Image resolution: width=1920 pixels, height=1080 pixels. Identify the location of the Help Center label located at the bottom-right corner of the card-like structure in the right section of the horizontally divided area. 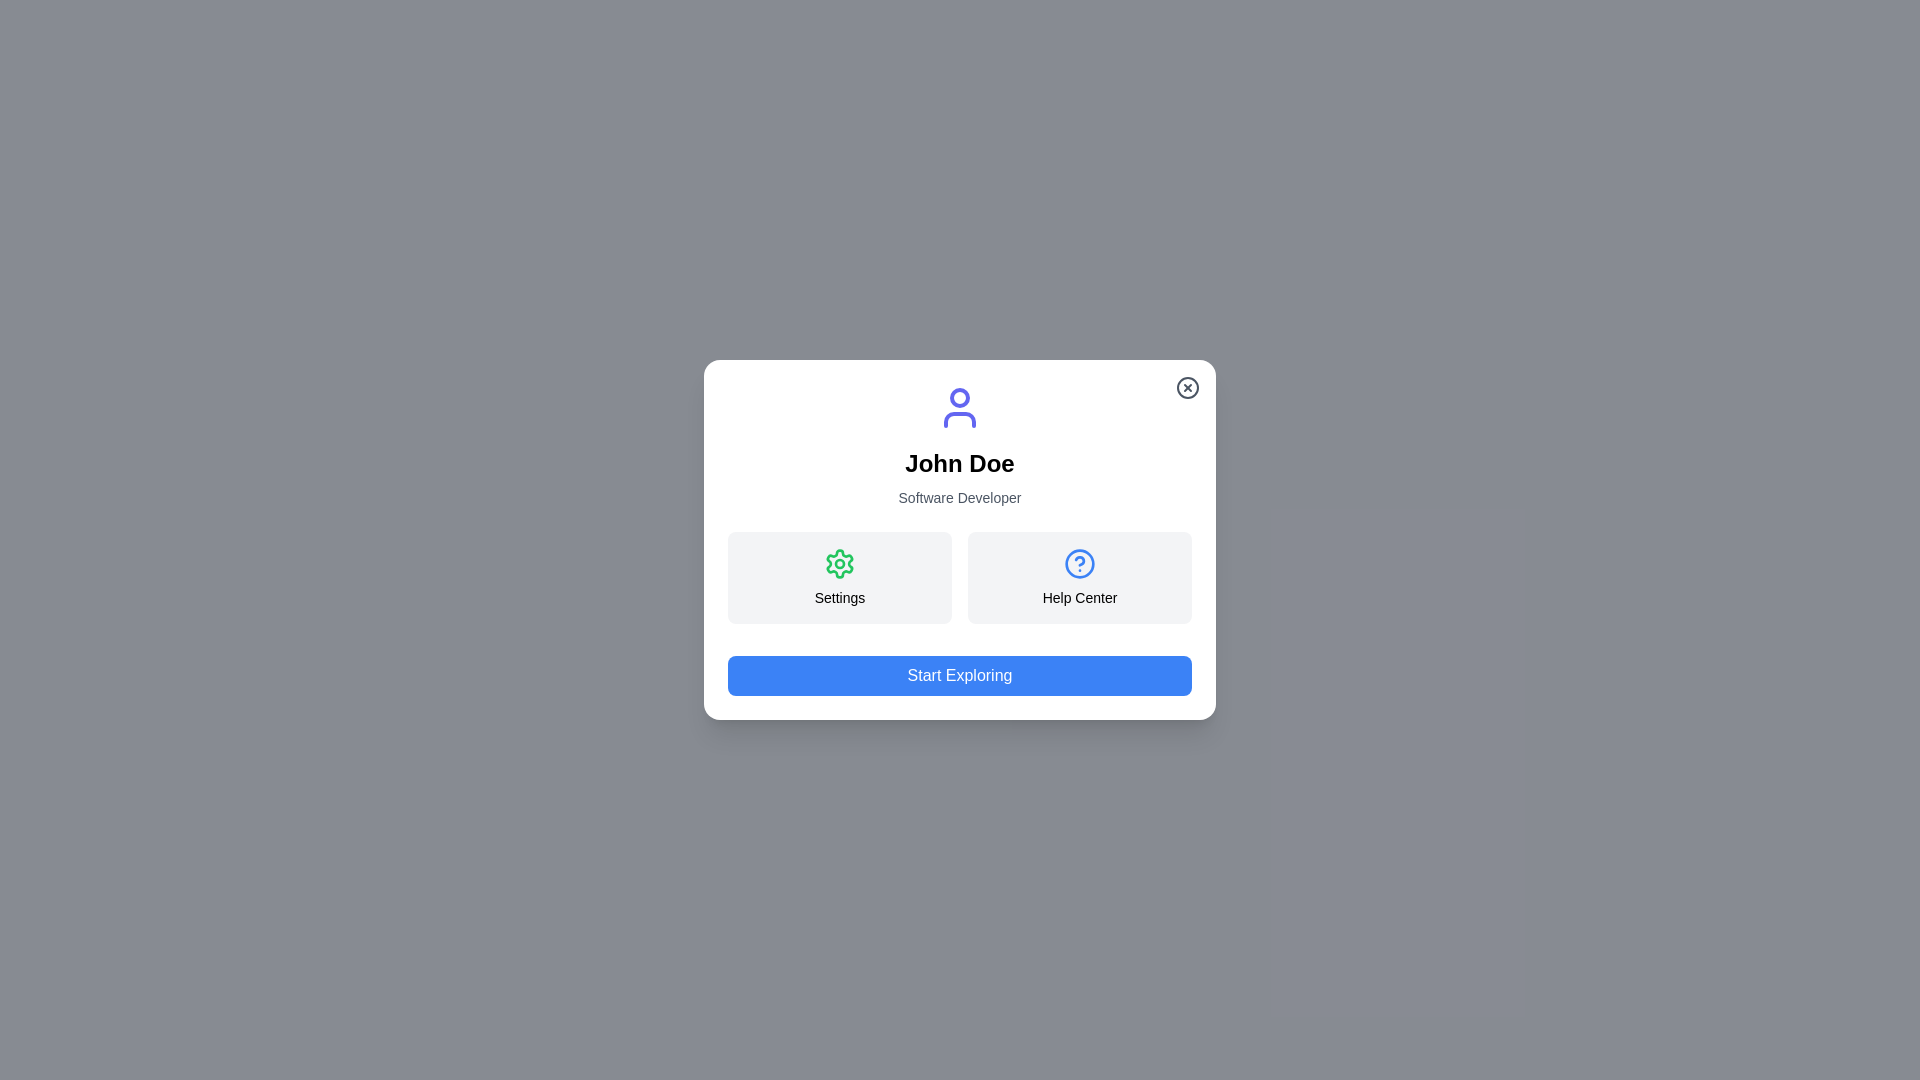
(1079, 596).